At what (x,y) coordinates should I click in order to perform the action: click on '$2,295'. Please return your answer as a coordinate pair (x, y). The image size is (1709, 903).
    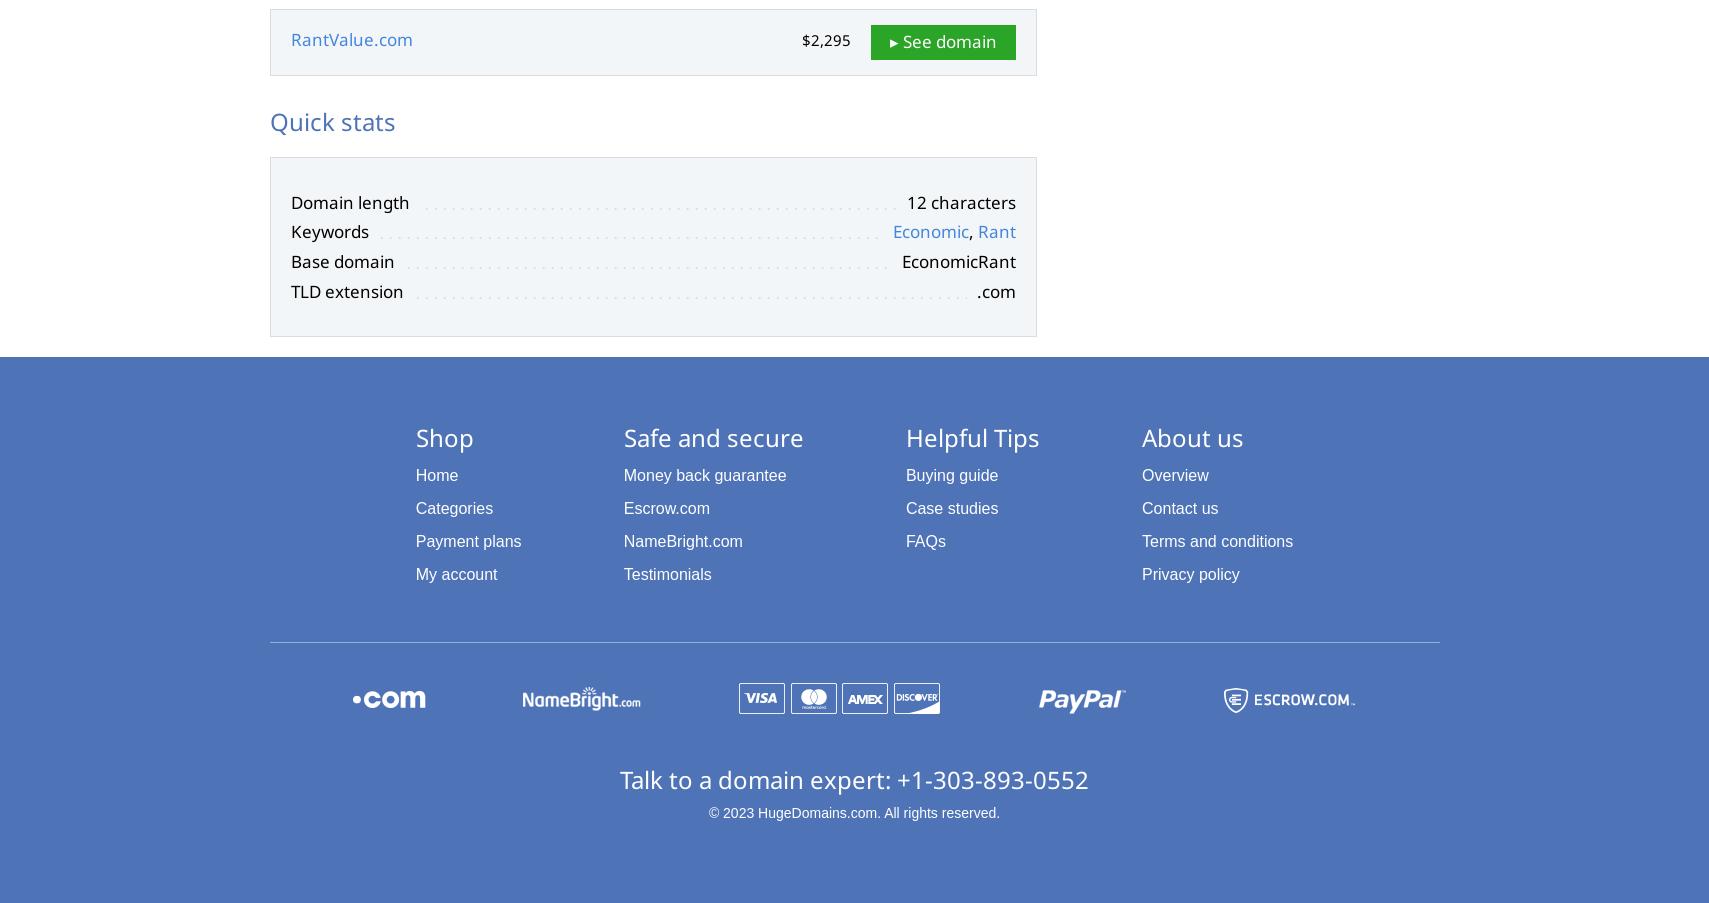
    Looking at the image, I should click on (824, 39).